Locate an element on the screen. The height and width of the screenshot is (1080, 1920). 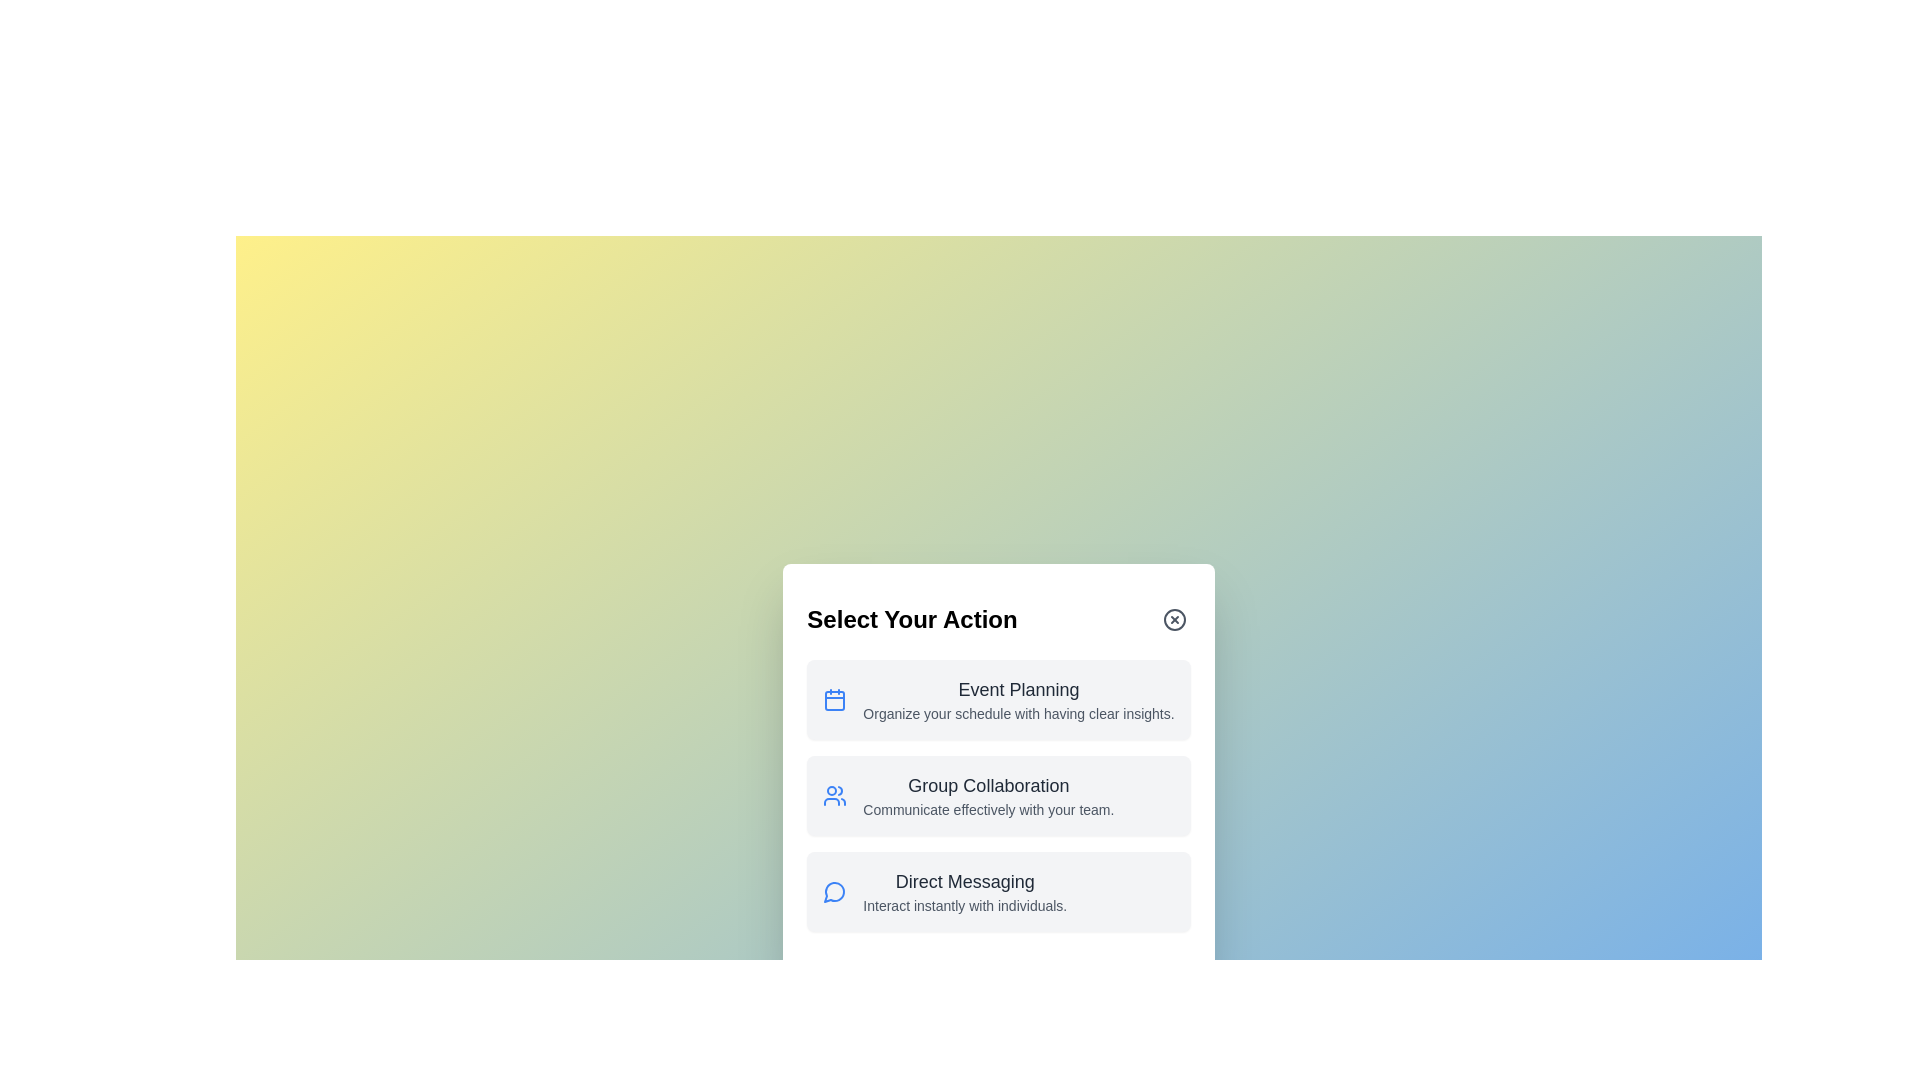
the card corresponding to Direct Messaging is located at coordinates (998, 890).